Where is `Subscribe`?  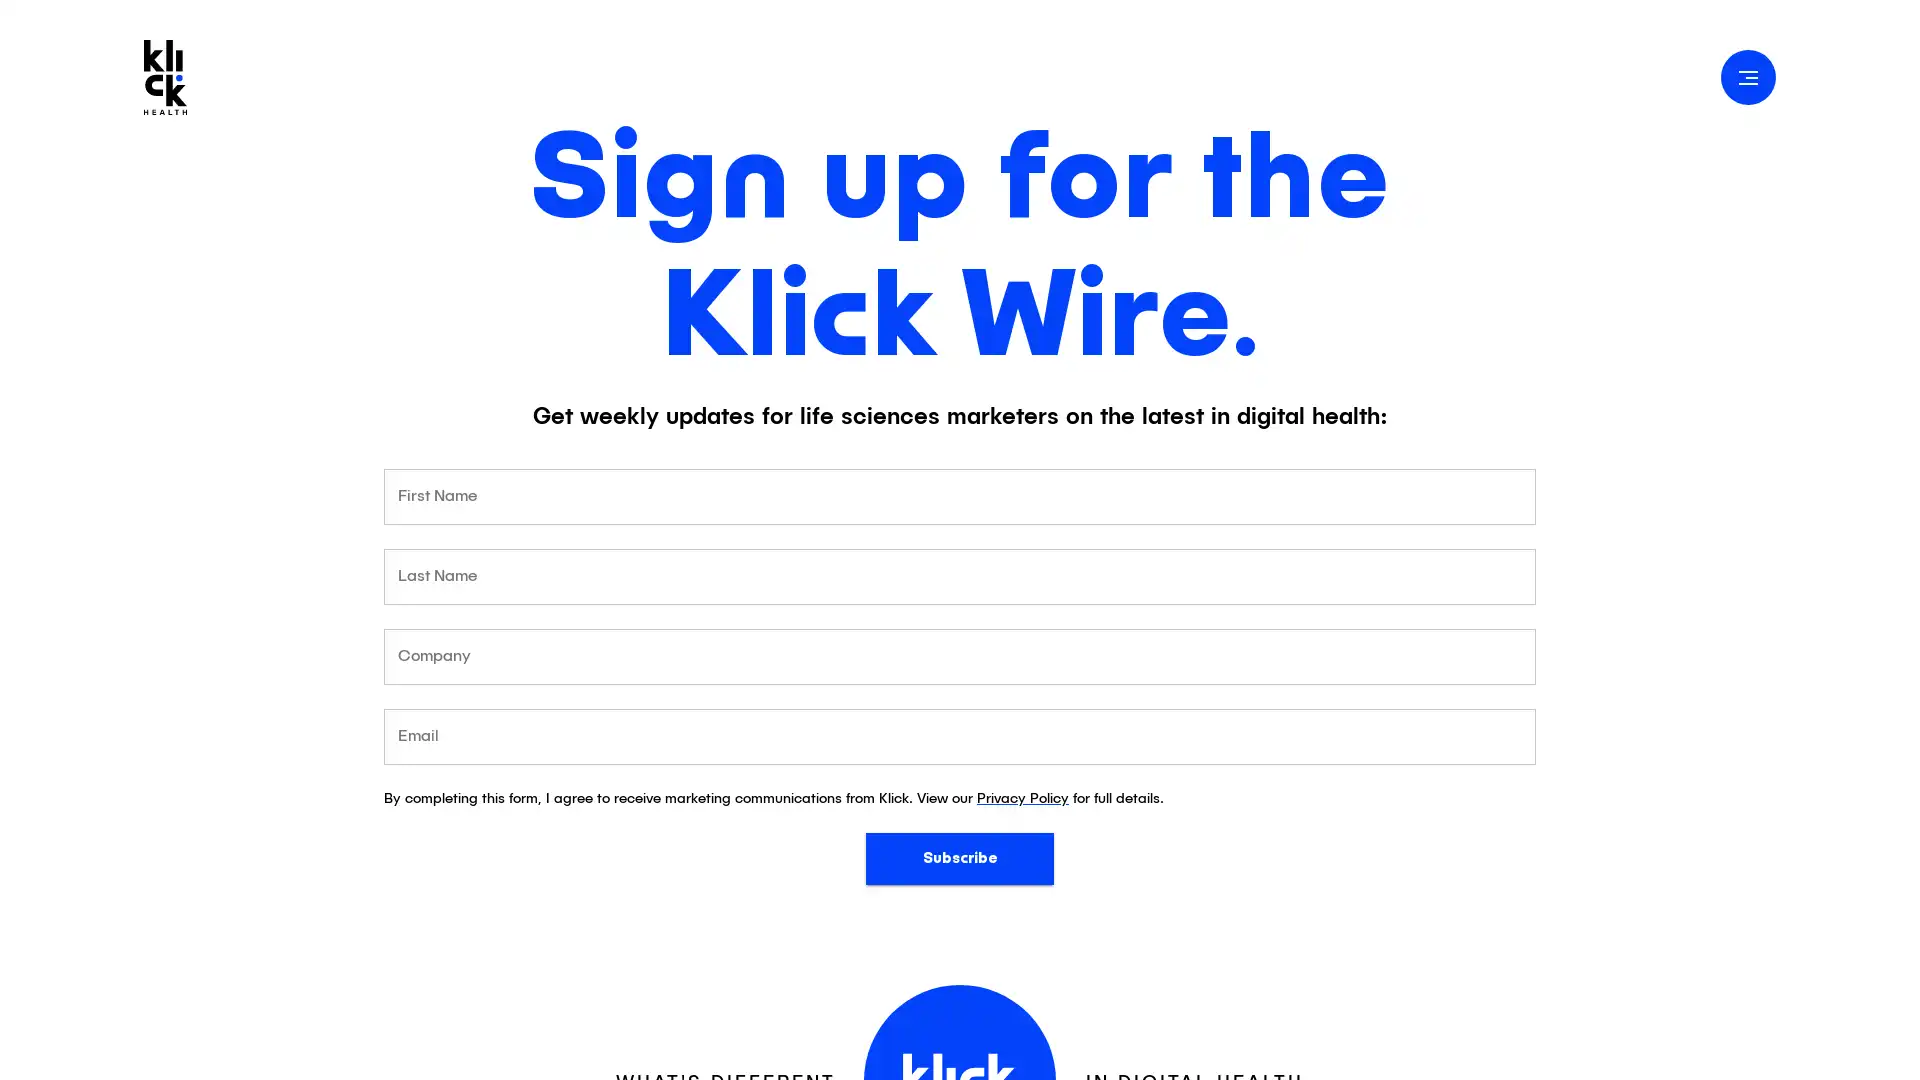 Subscribe is located at coordinates (960, 857).